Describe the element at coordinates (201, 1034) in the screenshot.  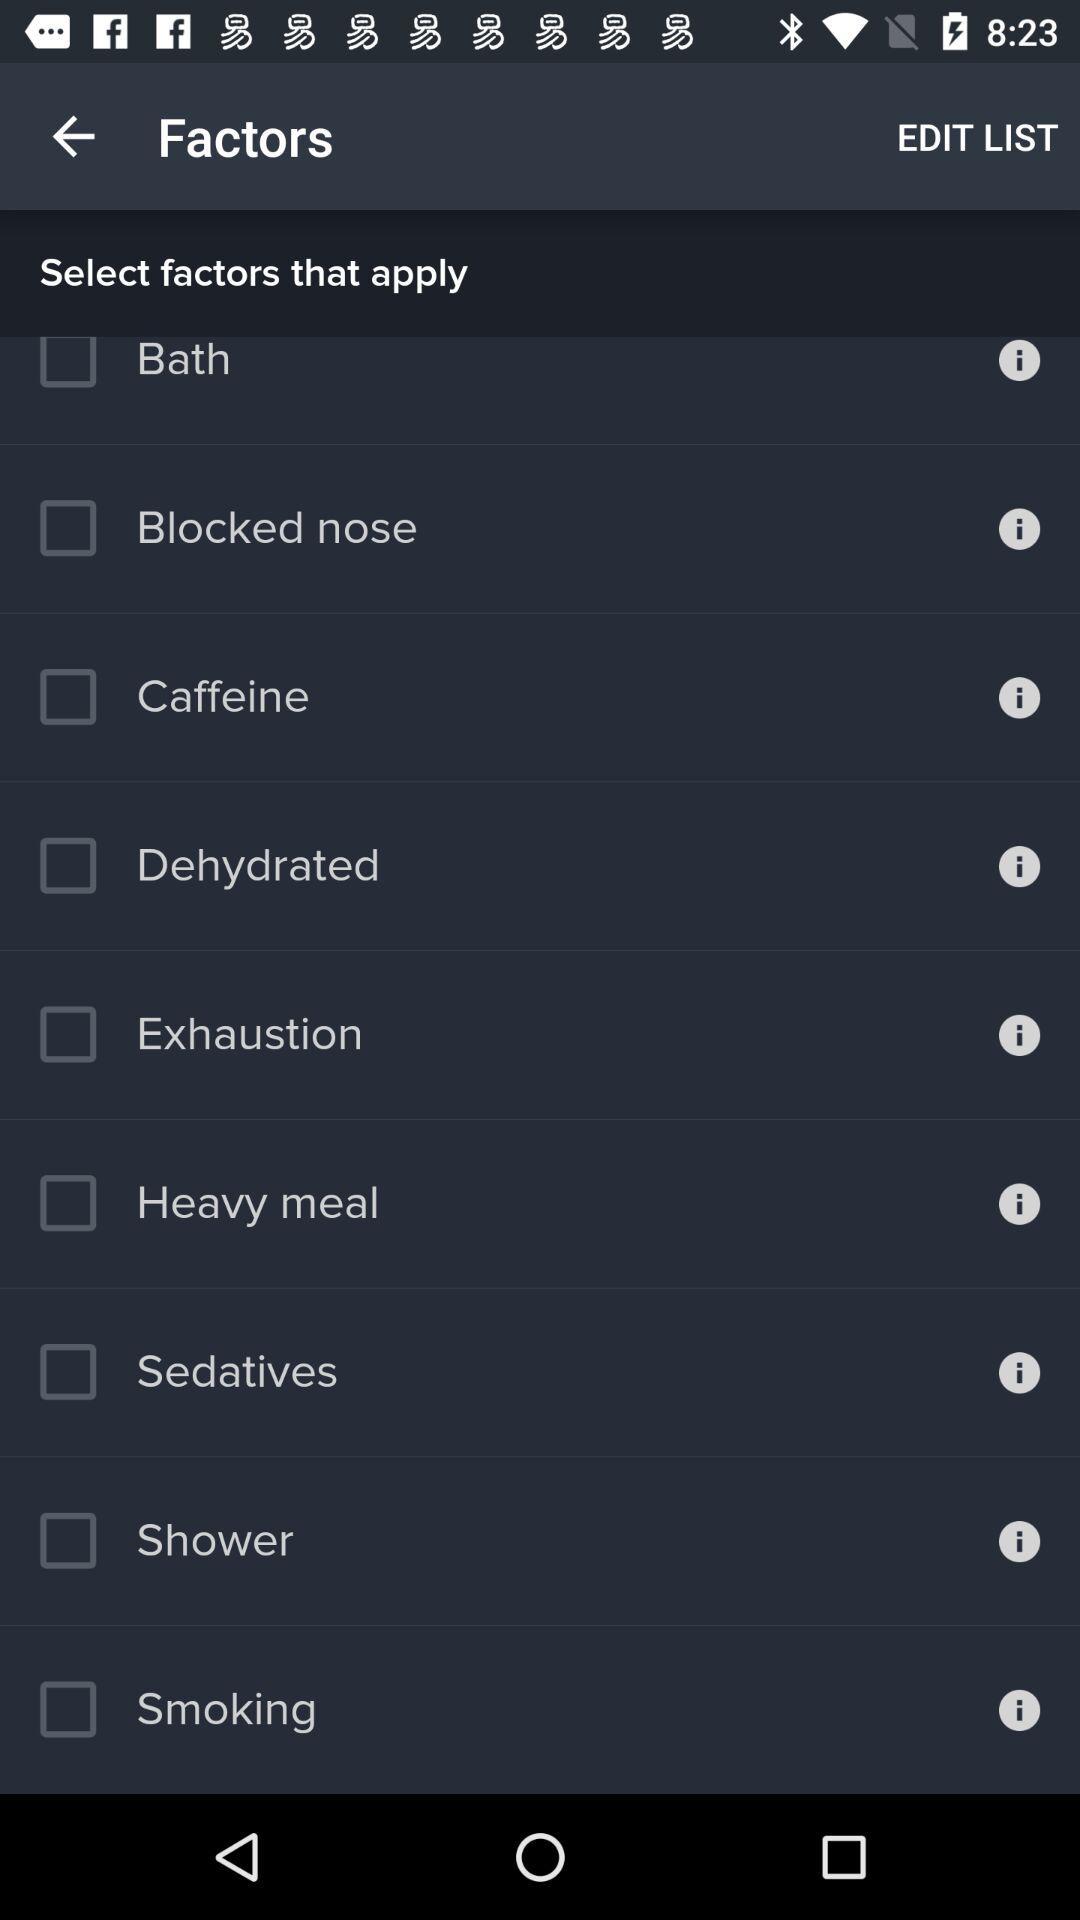
I see `the item below the dehydrated item` at that location.